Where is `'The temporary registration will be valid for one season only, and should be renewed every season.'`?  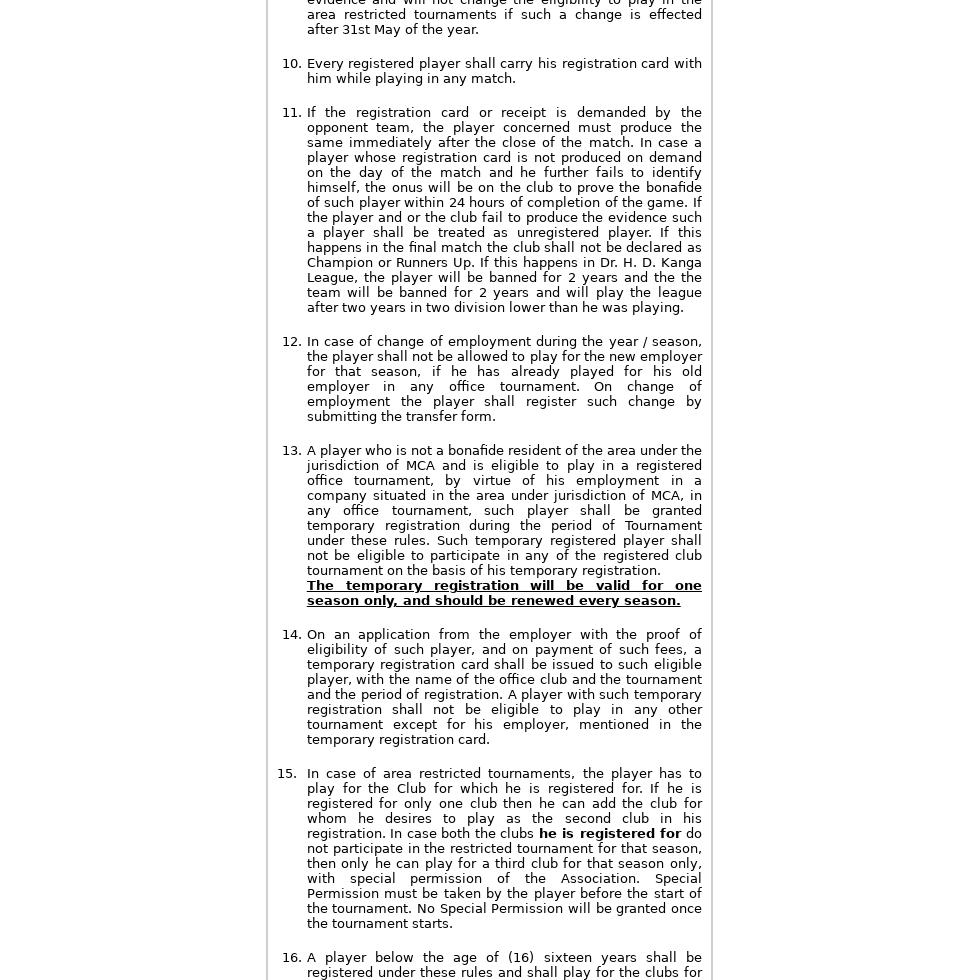 'The temporary registration will be valid for one season only, and should be renewed every season.' is located at coordinates (503, 592).